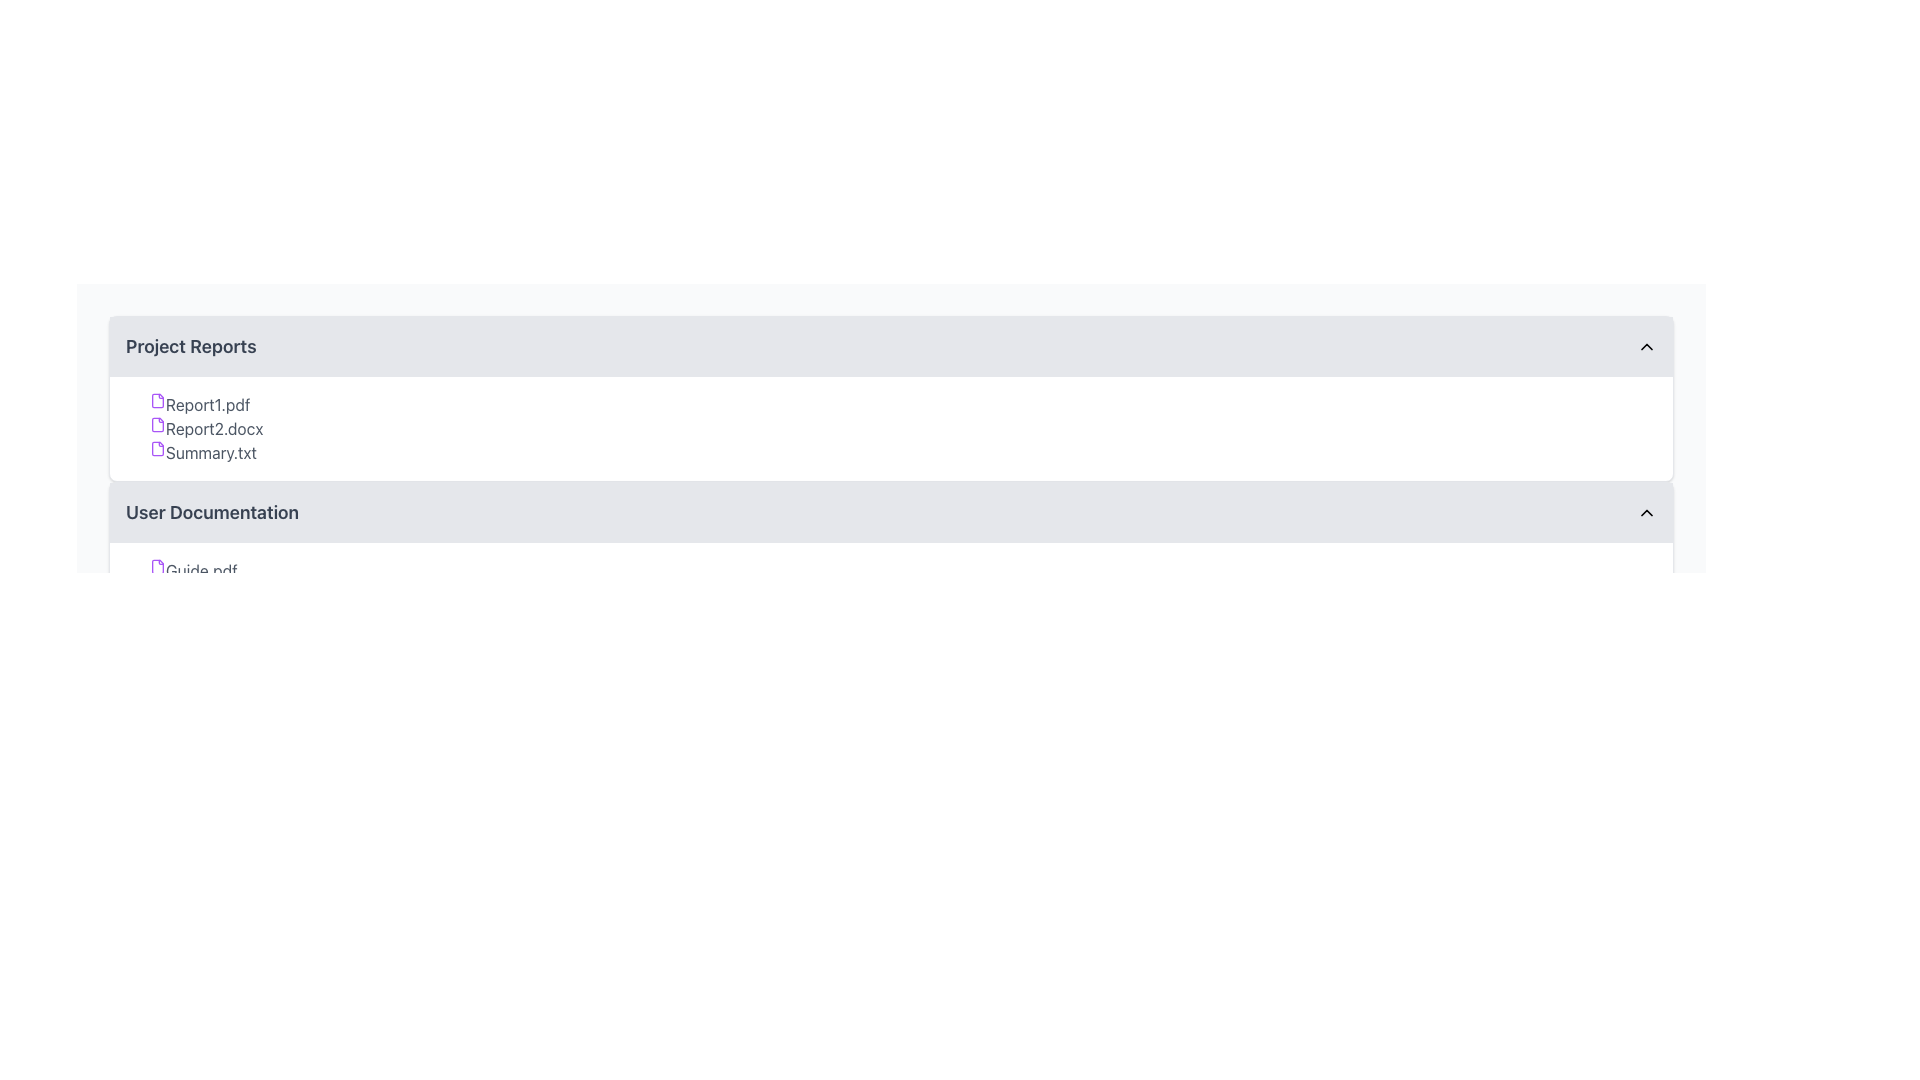 This screenshot has height=1080, width=1920. I want to click on the upward-facing chevron icon located in the header bar labeled 'Project Reports', so click(1646, 346).